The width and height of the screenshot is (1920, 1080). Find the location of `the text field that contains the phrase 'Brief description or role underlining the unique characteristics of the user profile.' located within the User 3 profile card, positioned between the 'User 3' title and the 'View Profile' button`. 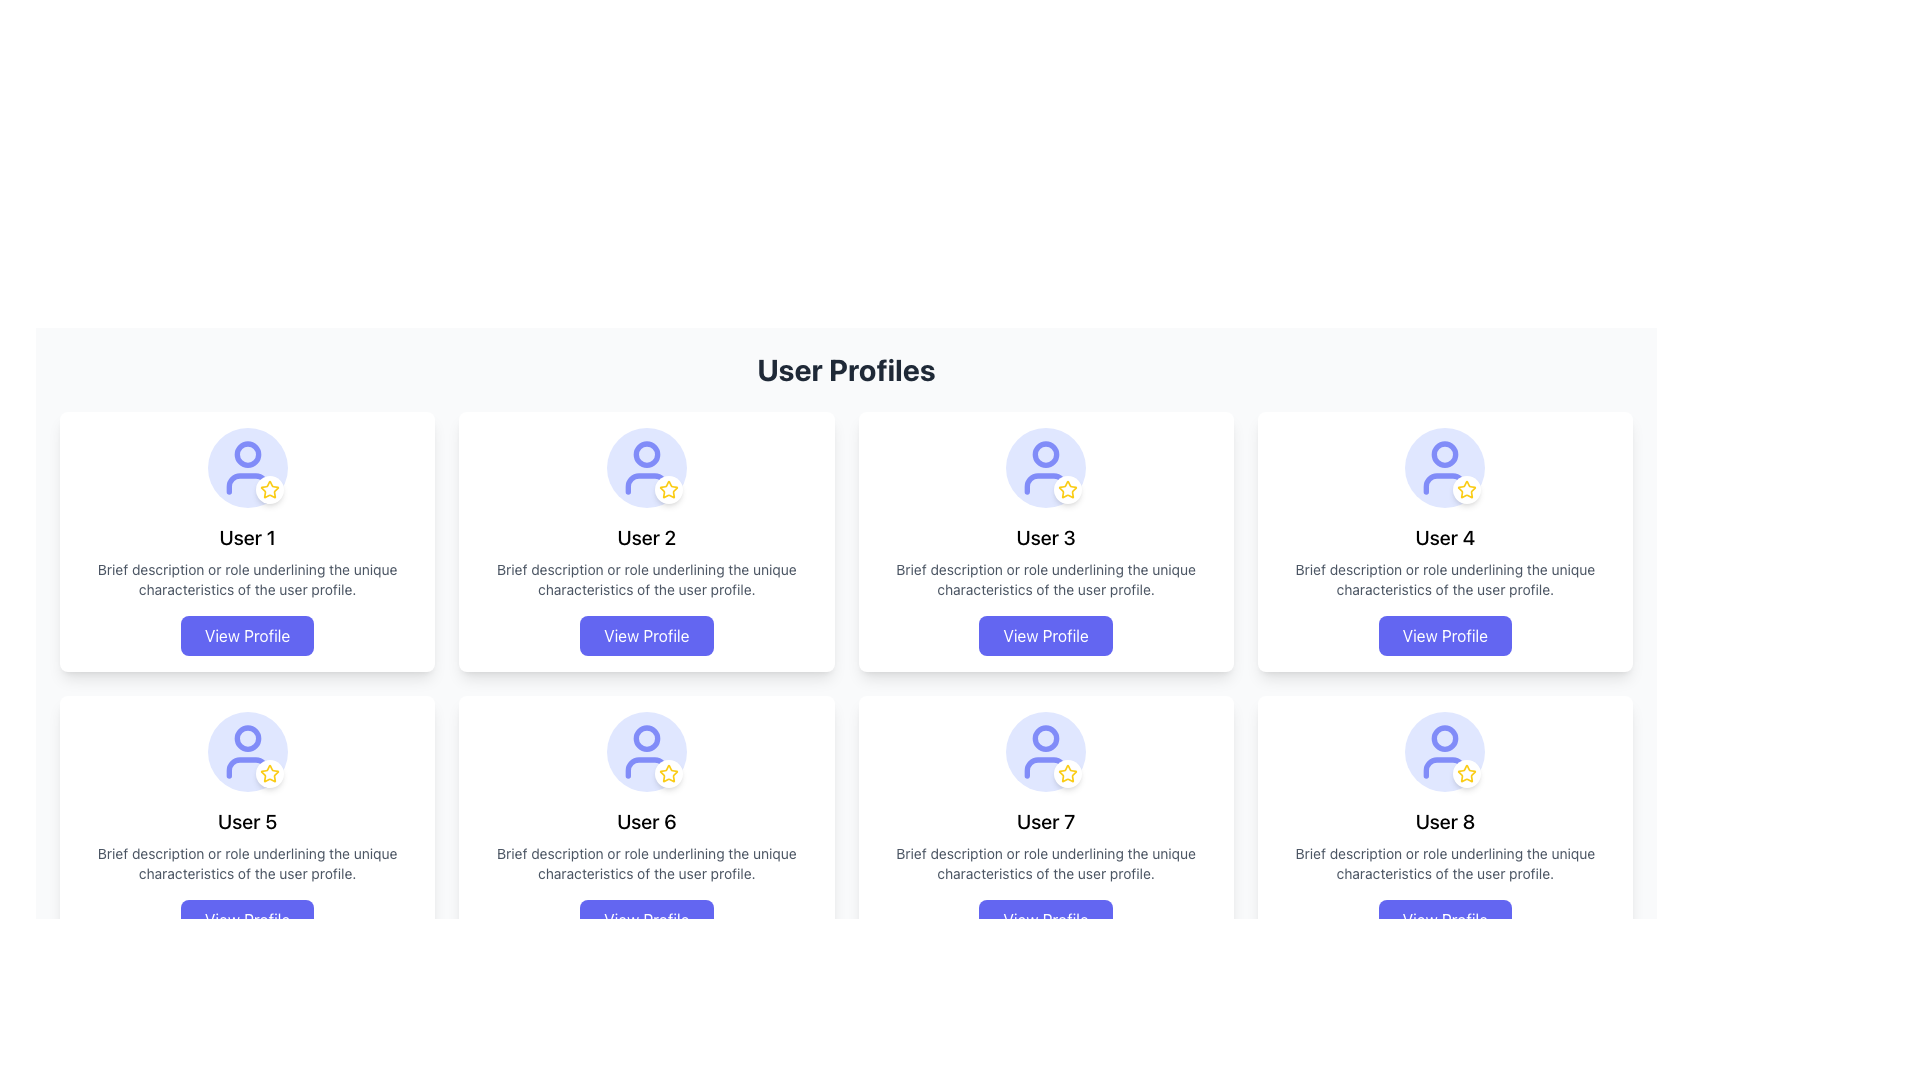

the text field that contains the phrase 'Brief description or role underlining the unique characteristics of the user profile.' located within the User 3 profile card, positioned between the 'User 3' title and the 'View Profile' button is located at coordinates (1045, 579).